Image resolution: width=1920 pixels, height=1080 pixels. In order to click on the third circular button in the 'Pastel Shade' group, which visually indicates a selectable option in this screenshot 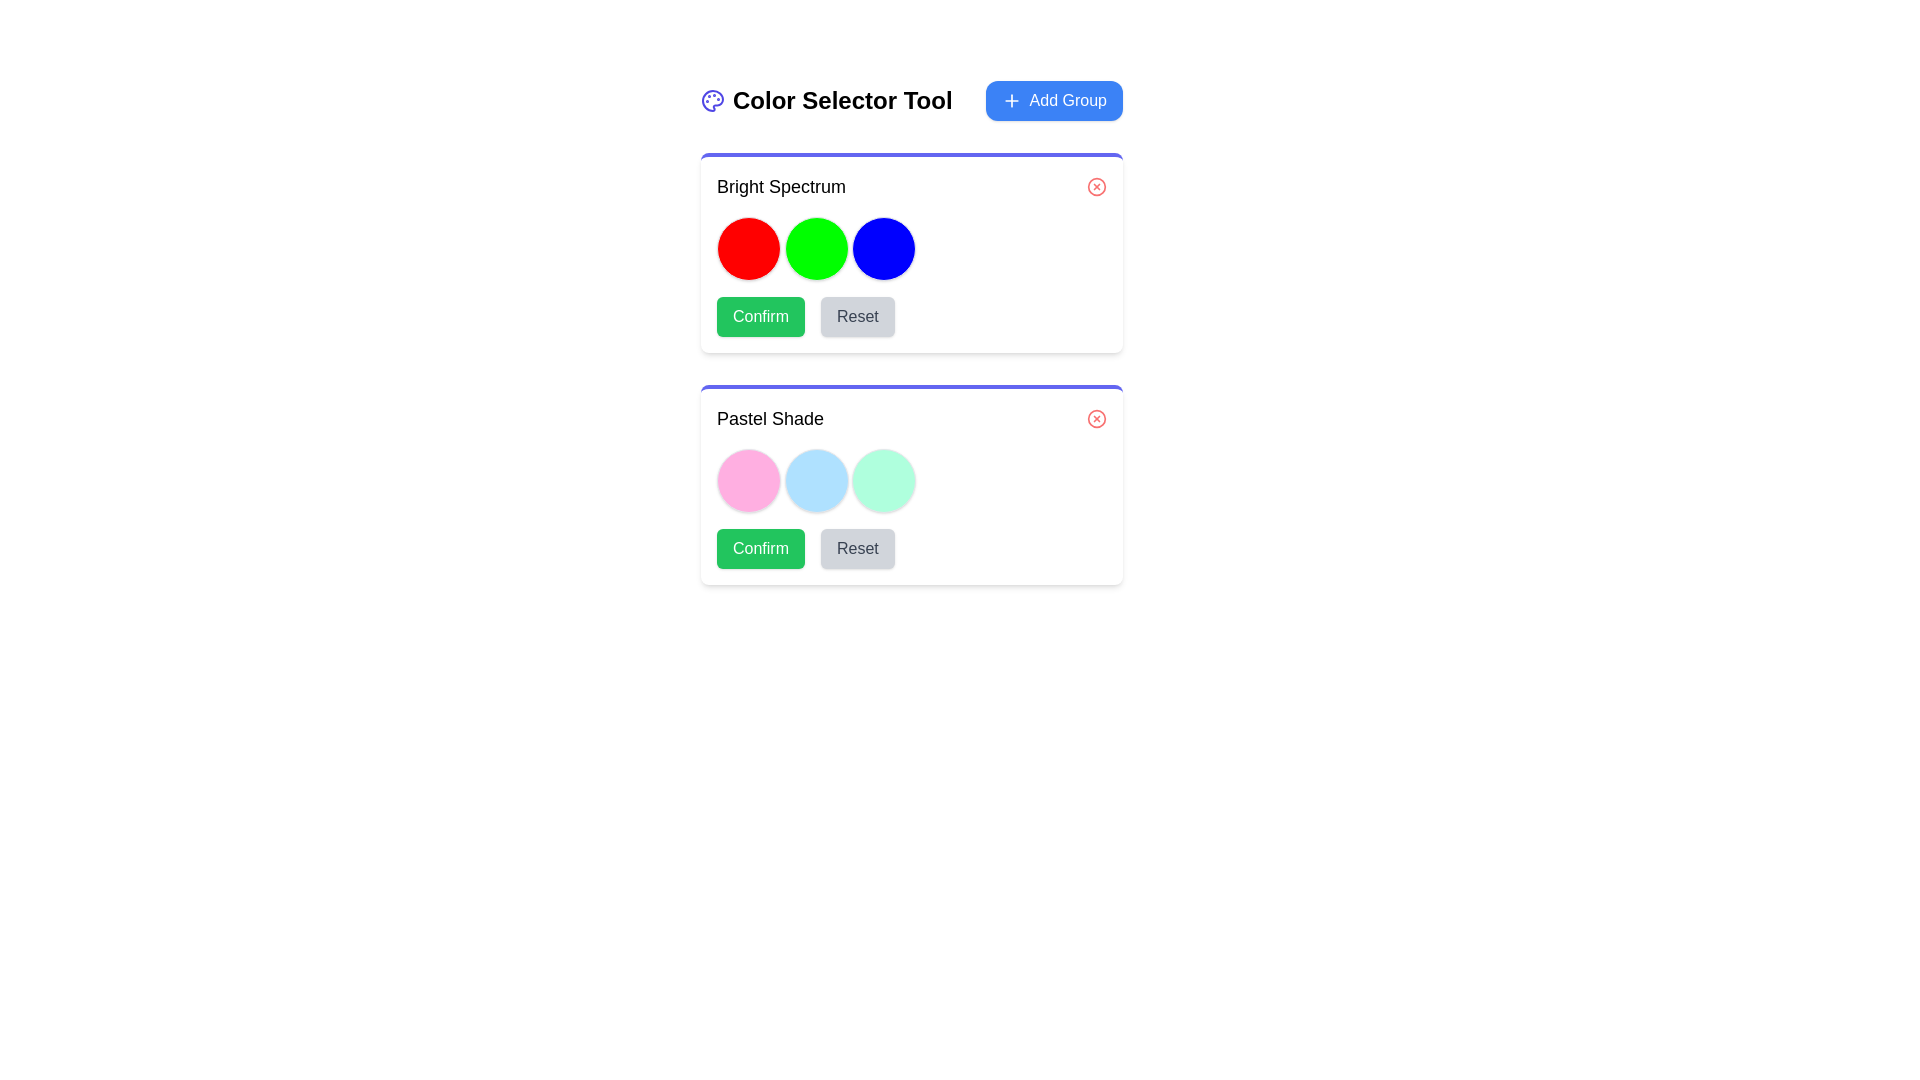, I will do `click(883, 481)`.